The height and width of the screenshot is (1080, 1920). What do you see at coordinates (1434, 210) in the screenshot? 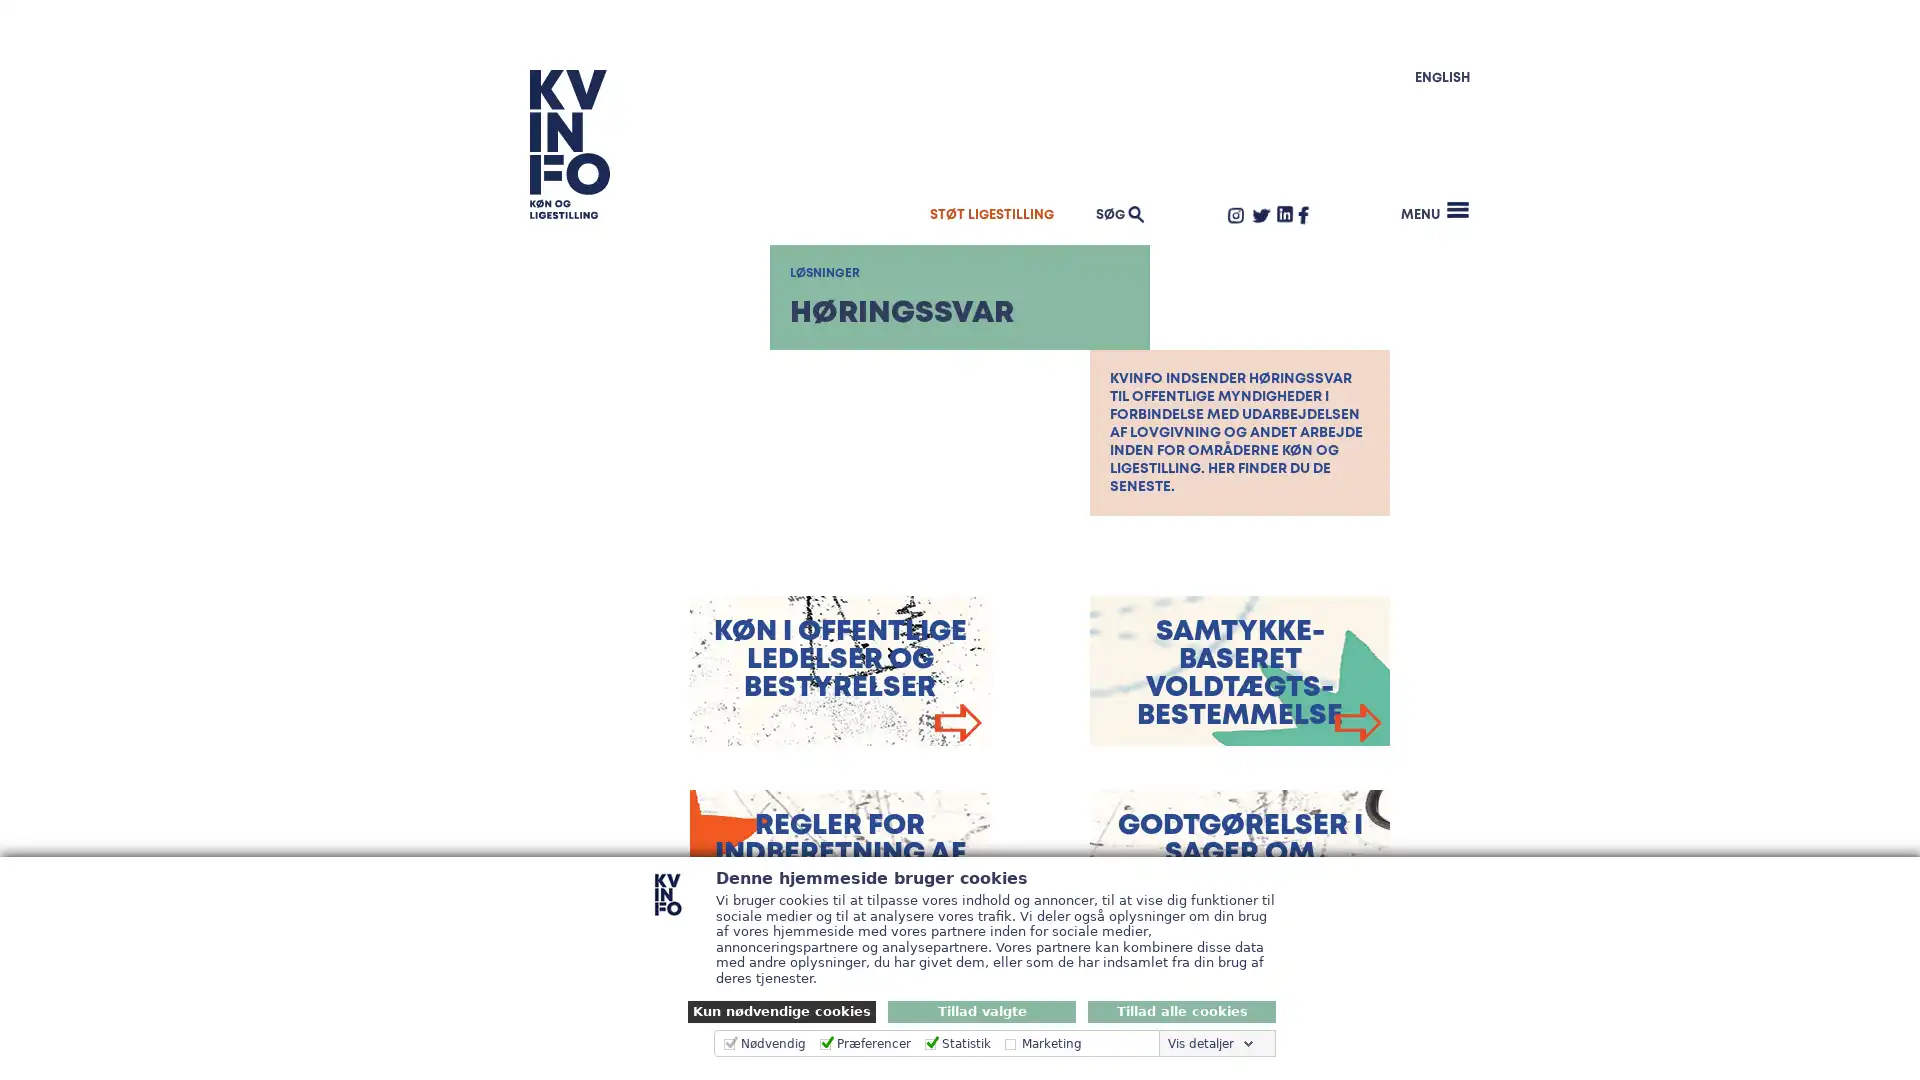
I see `MENU` at bounding box center [1434, 210].